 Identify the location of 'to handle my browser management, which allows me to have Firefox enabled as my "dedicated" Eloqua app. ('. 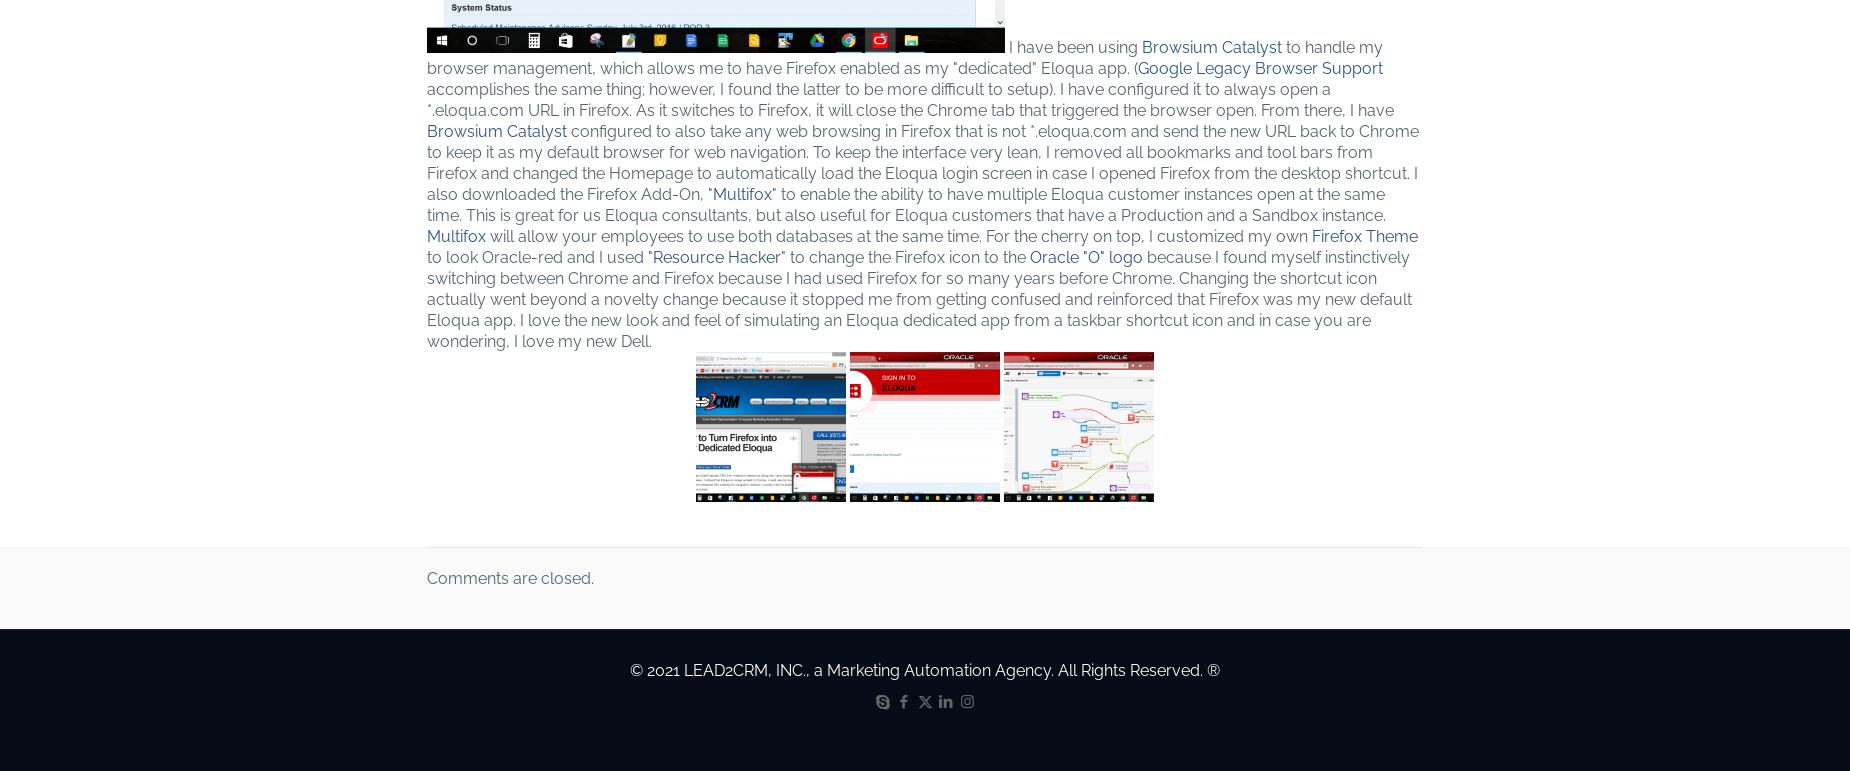
(905, 55).